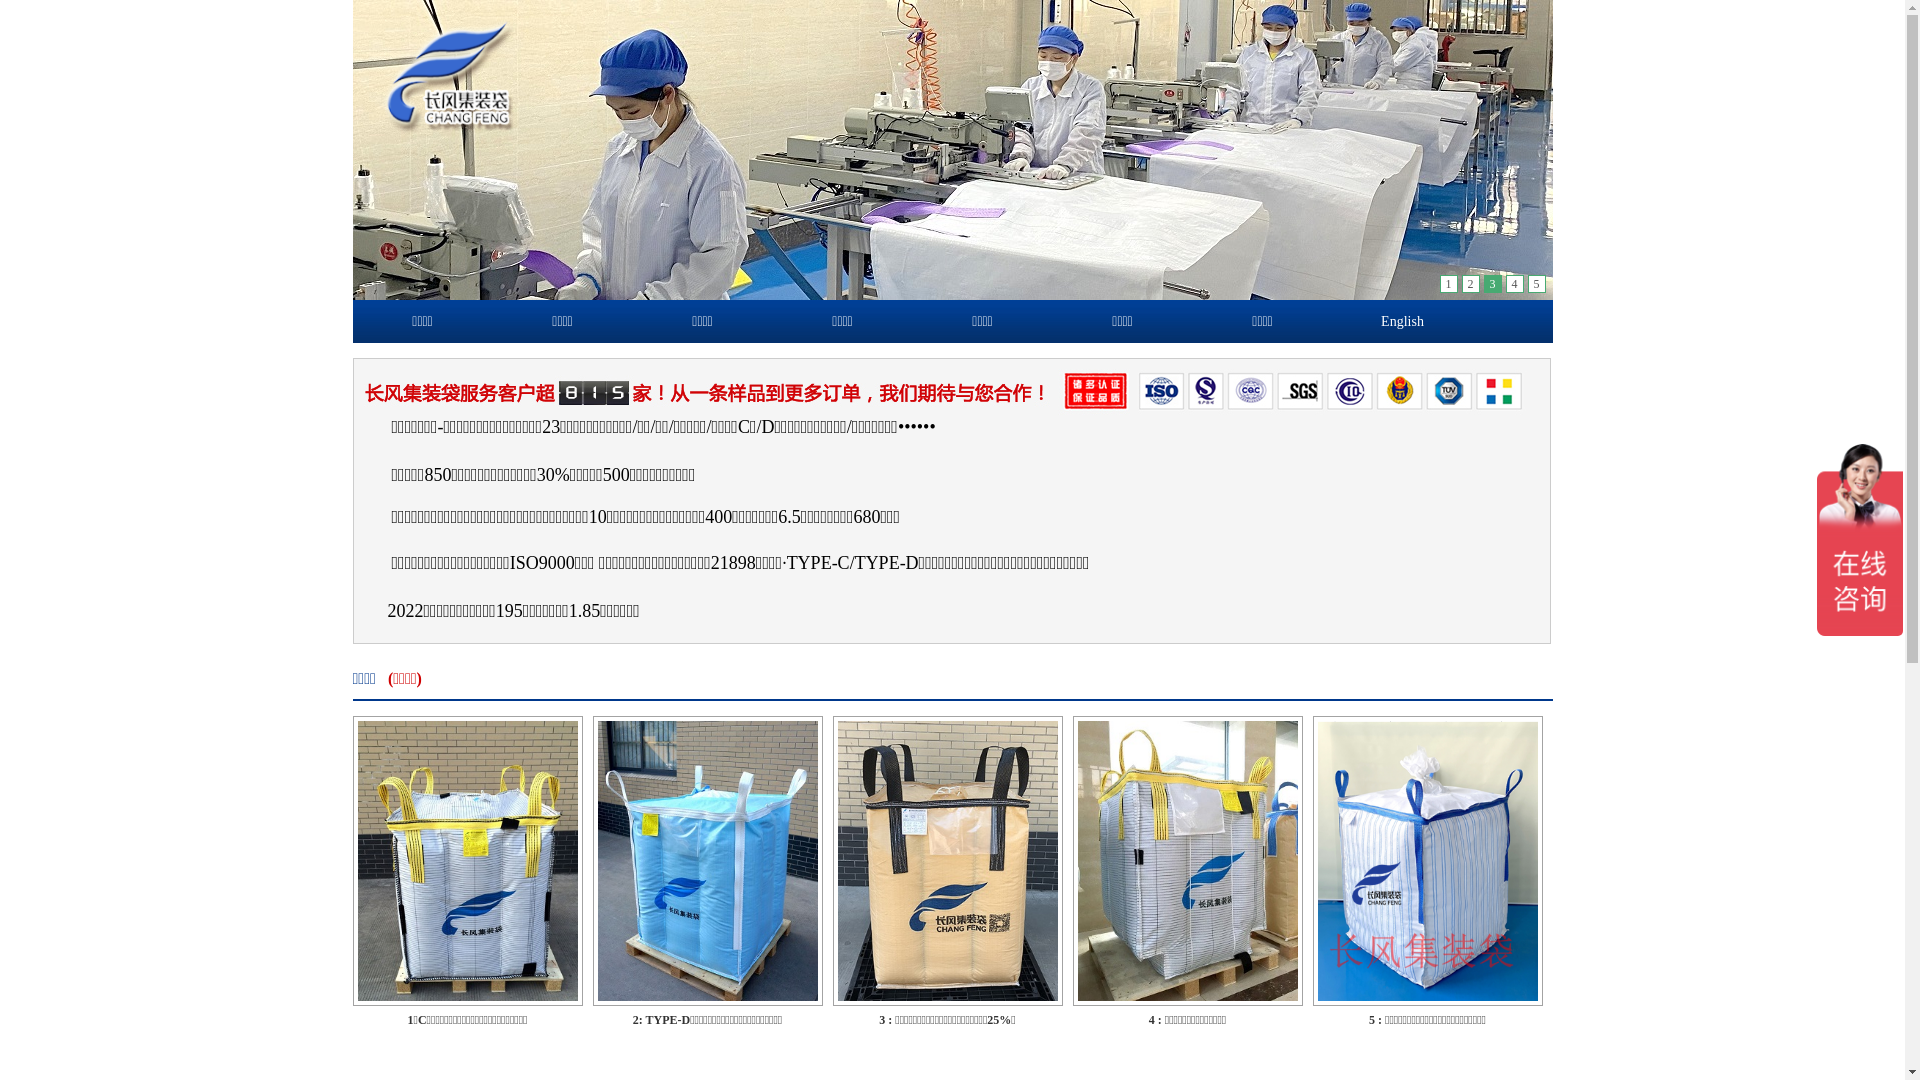 This screenshot has height=1080, width=1920. What do you see at coordinates (1400, 320) in the screenshot?
I see `'English'` at bounding box center [1400, 320].